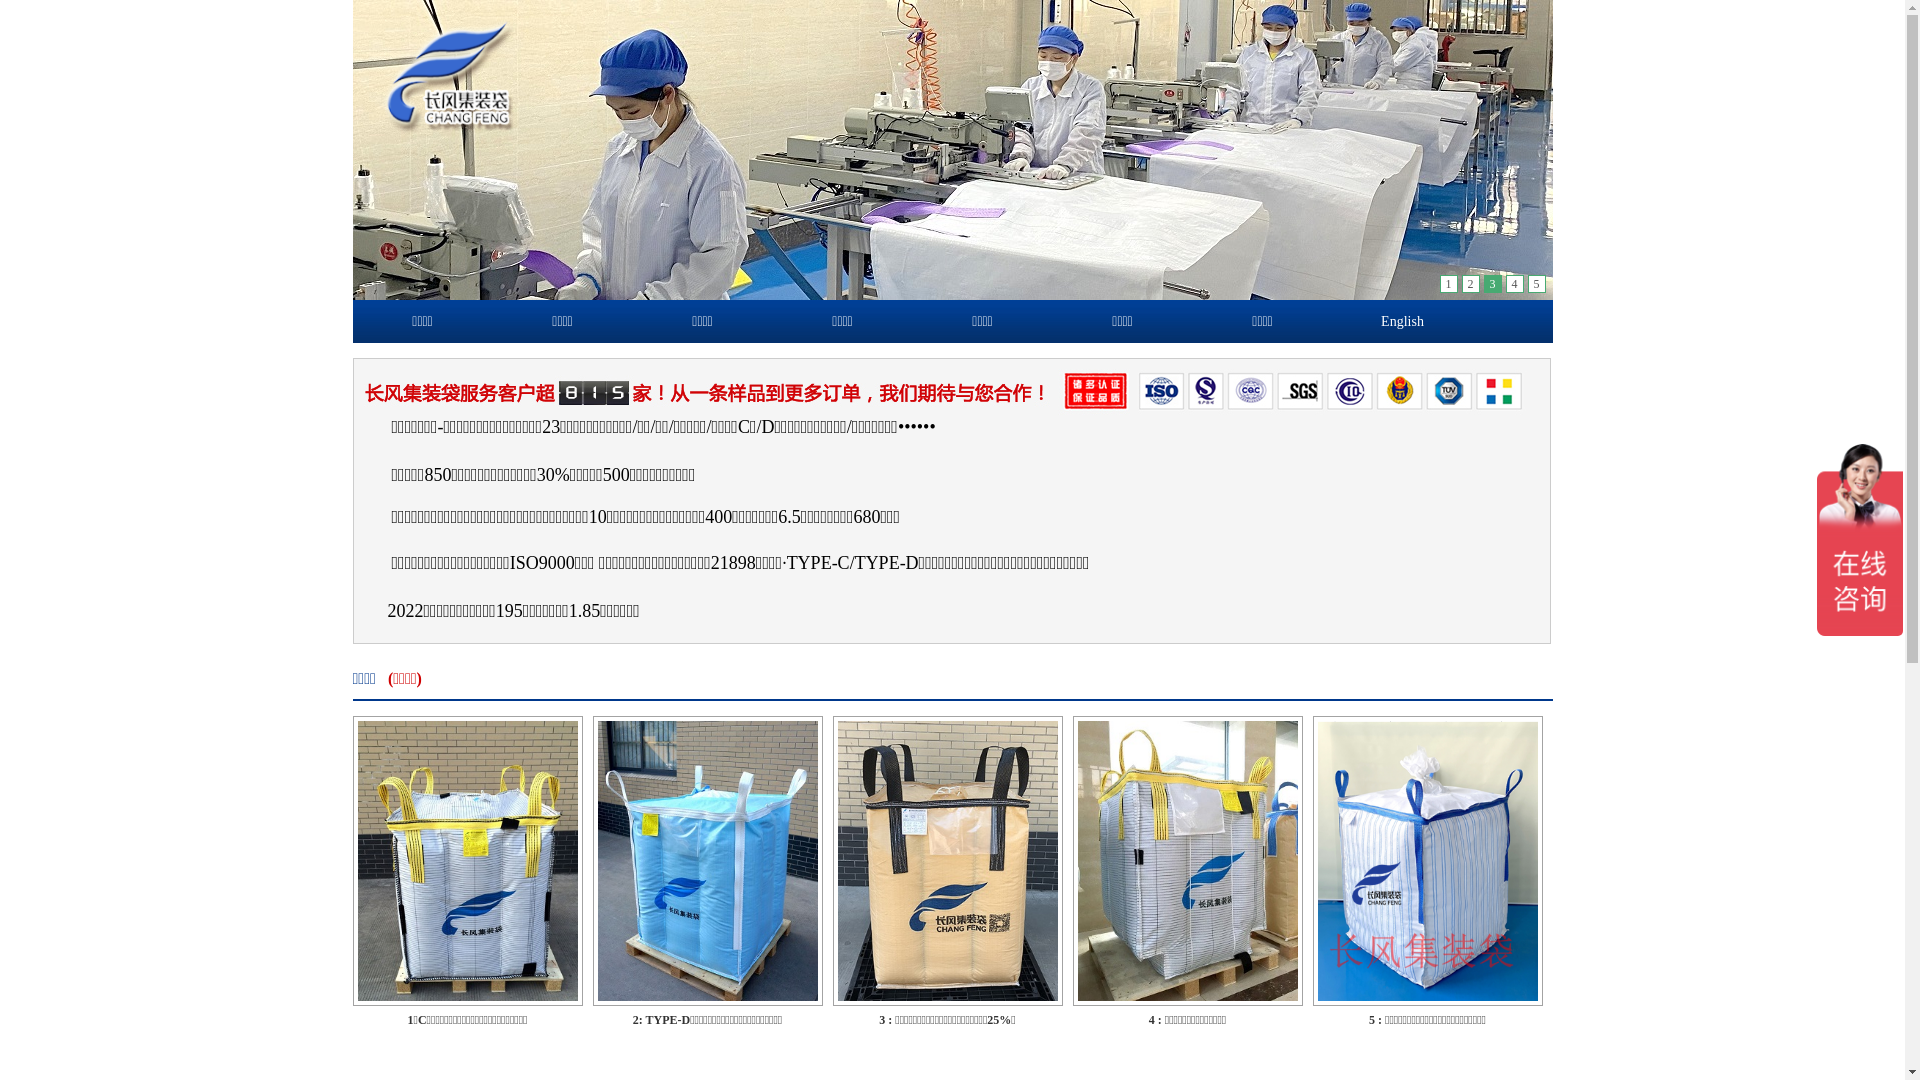 This screenshot has height=1080, width=1920. What do you see at coordinates (1400, 320) in the screenshot?
I see `'English'` at bounding box center [1400, 320].